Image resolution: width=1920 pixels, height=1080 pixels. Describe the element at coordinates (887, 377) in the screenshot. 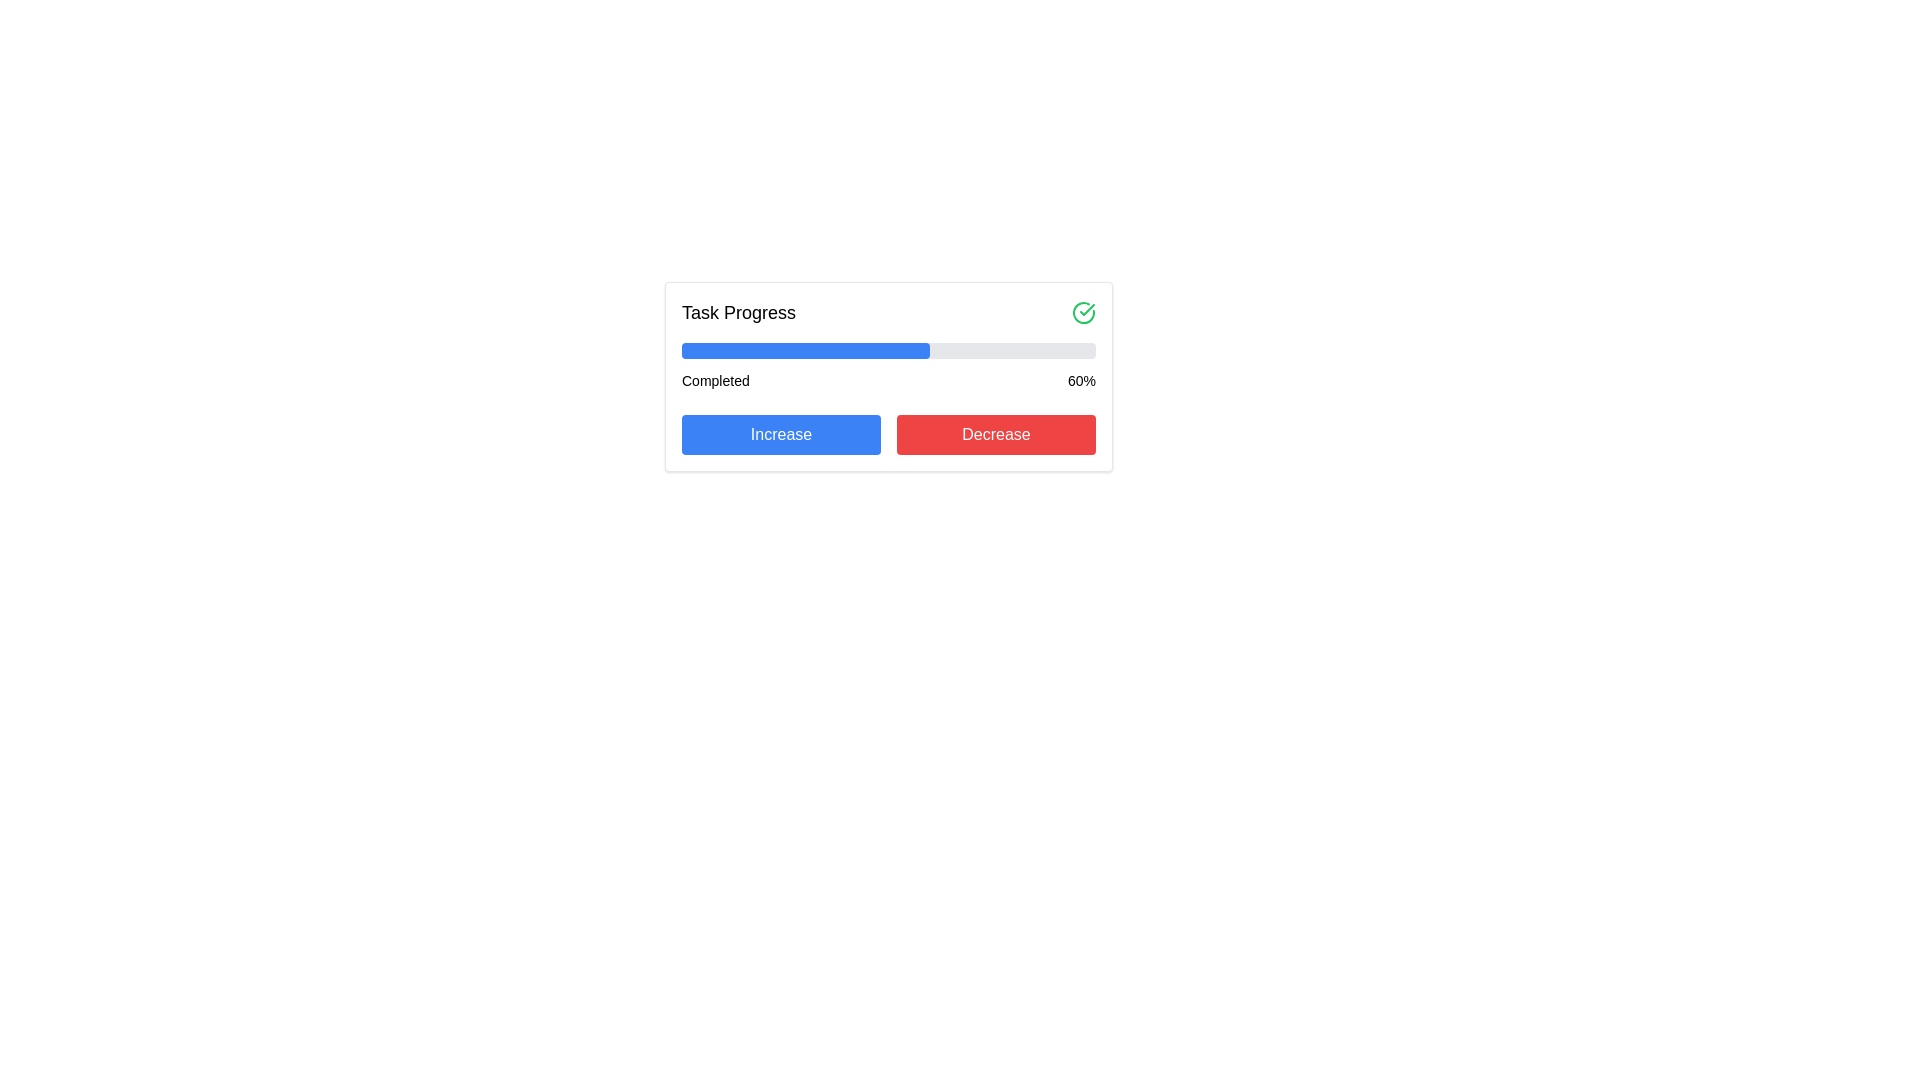

I see `the progress bar of the 'Task Progress' card component` at that location.